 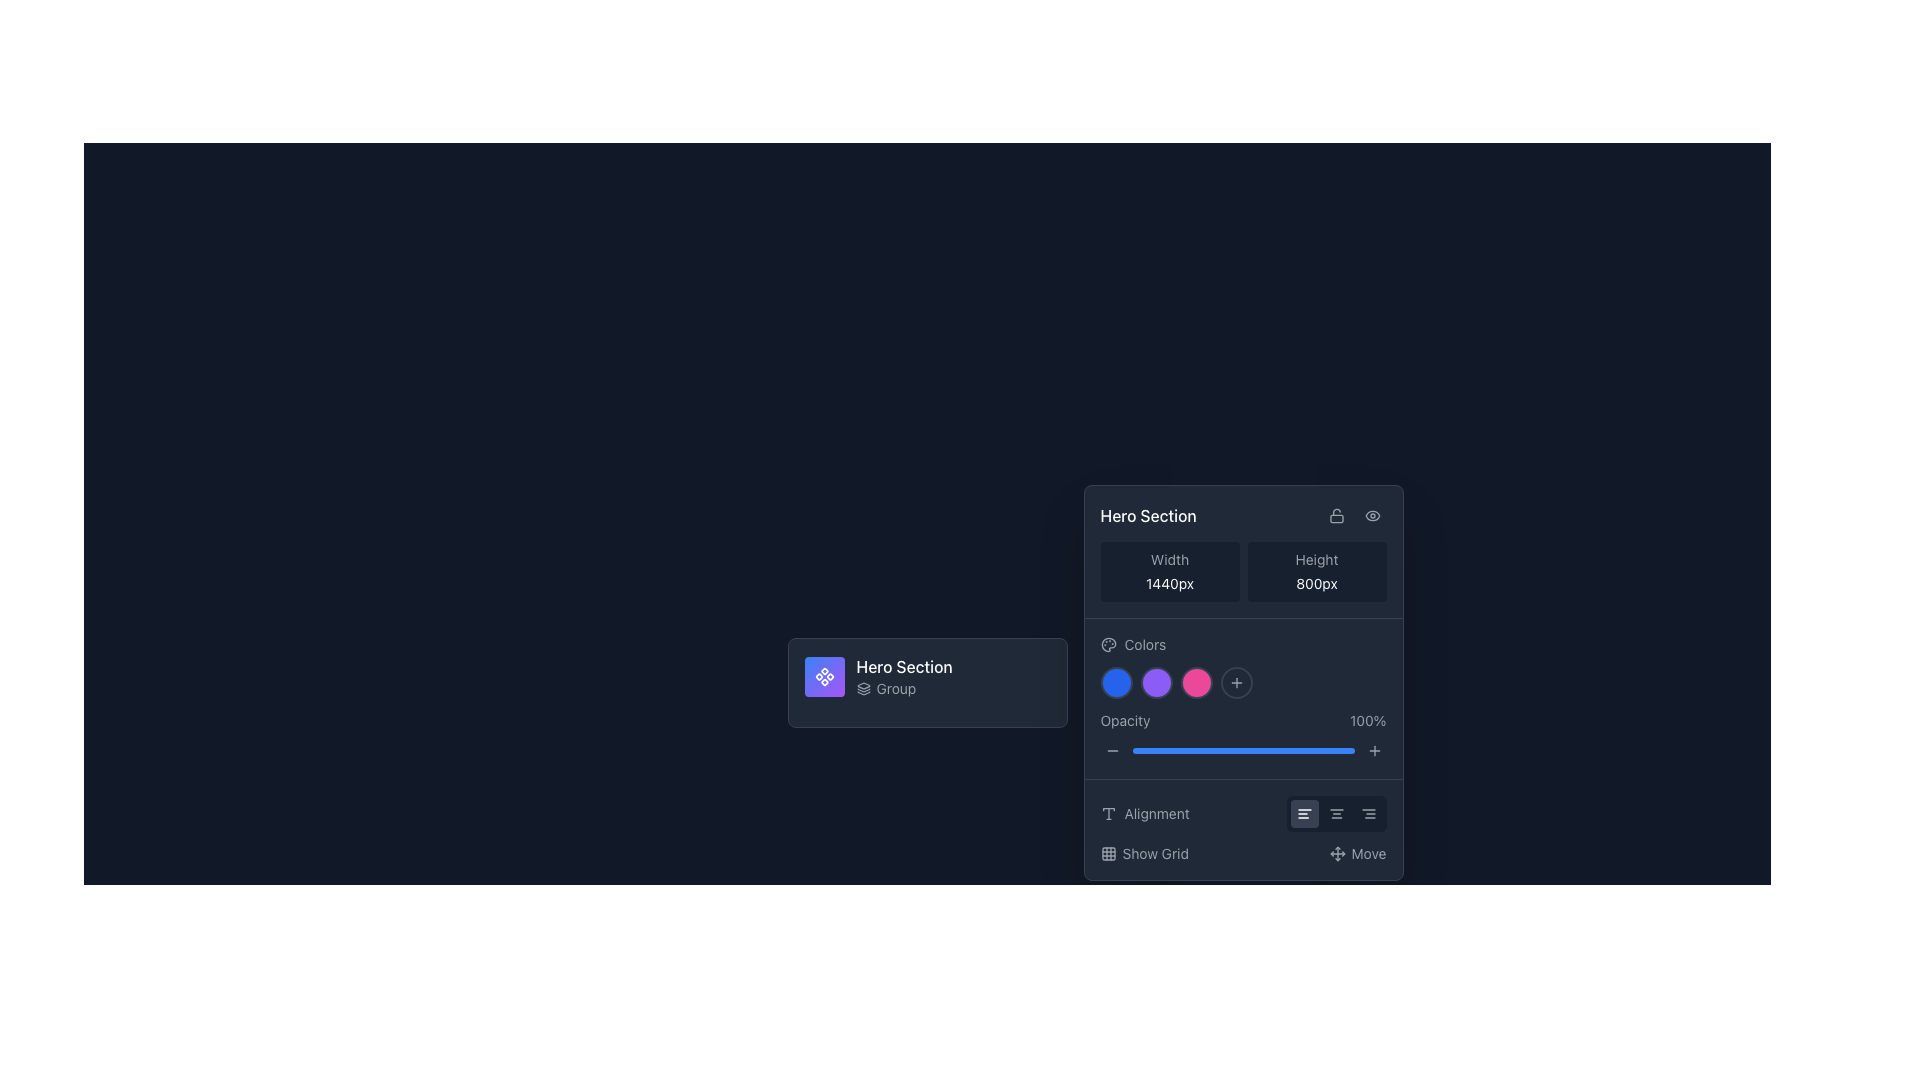 What do you see at coordinates (1337, 853) in the screenshot?
I see `the multi-directional move icon located` at bounding box center [1337, 853].